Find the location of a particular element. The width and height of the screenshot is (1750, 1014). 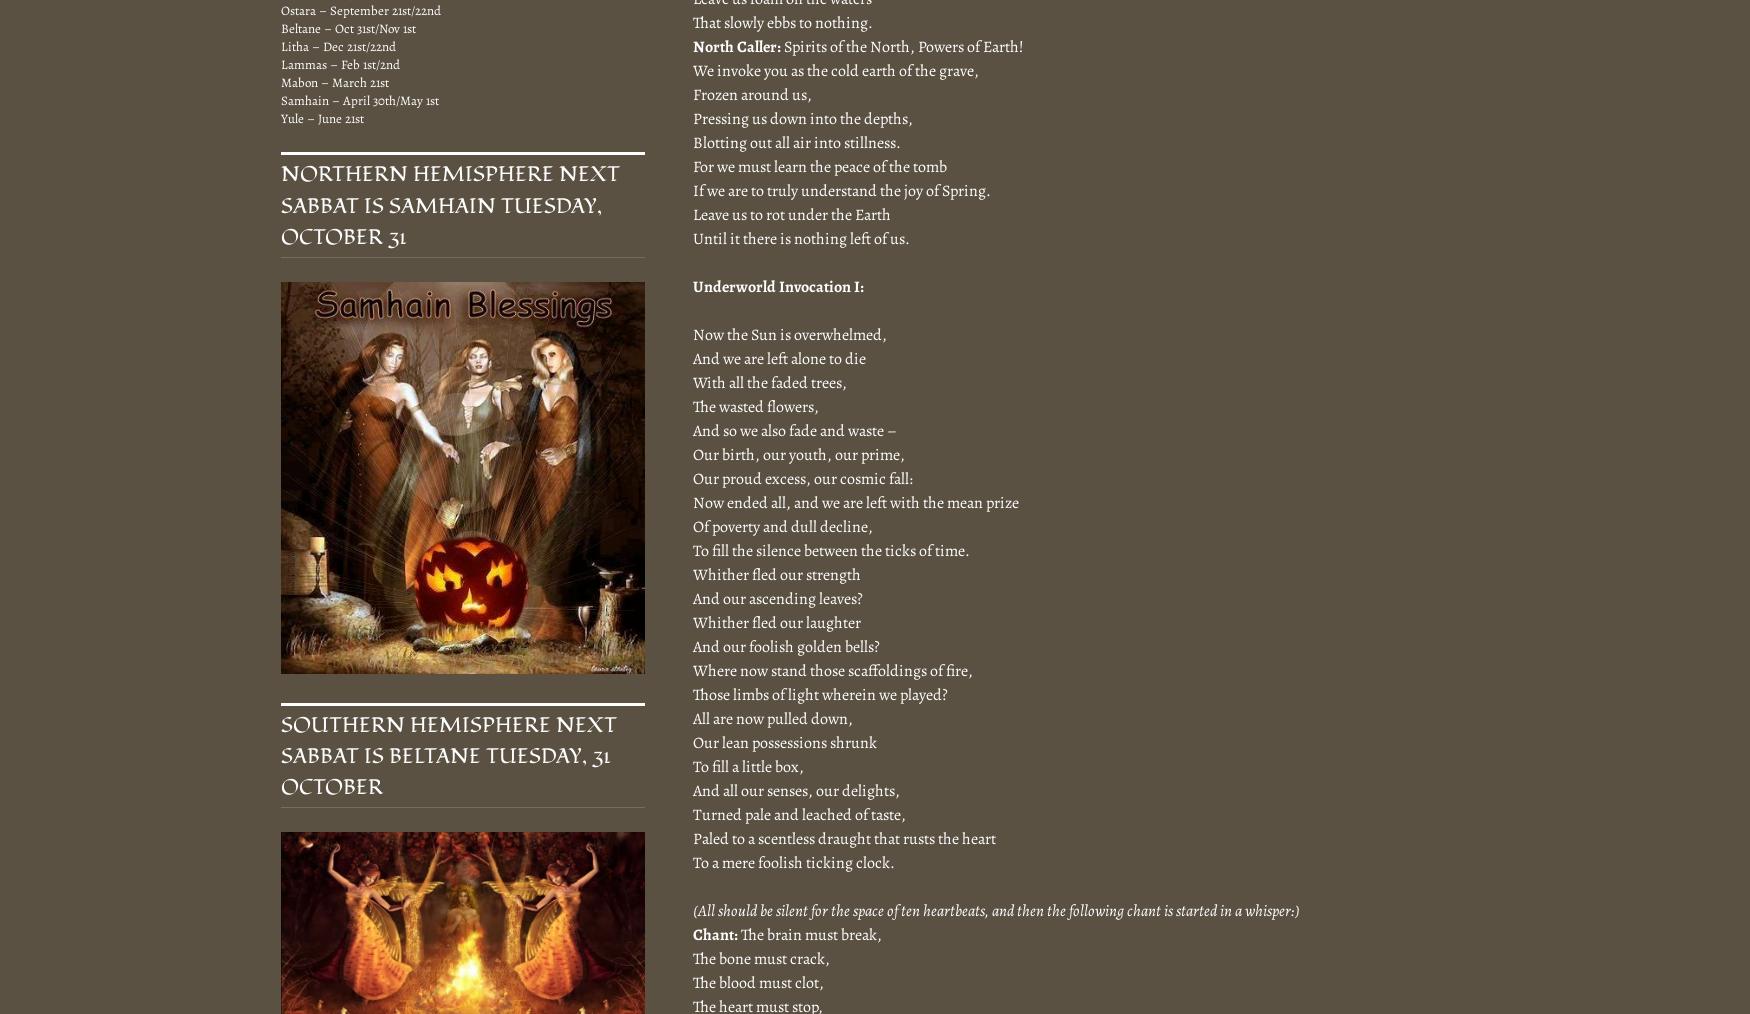

'Southern Hemisphere Next Sabbat is Beltane Tuesday, 31 October' is located at coordinates (449, 755).